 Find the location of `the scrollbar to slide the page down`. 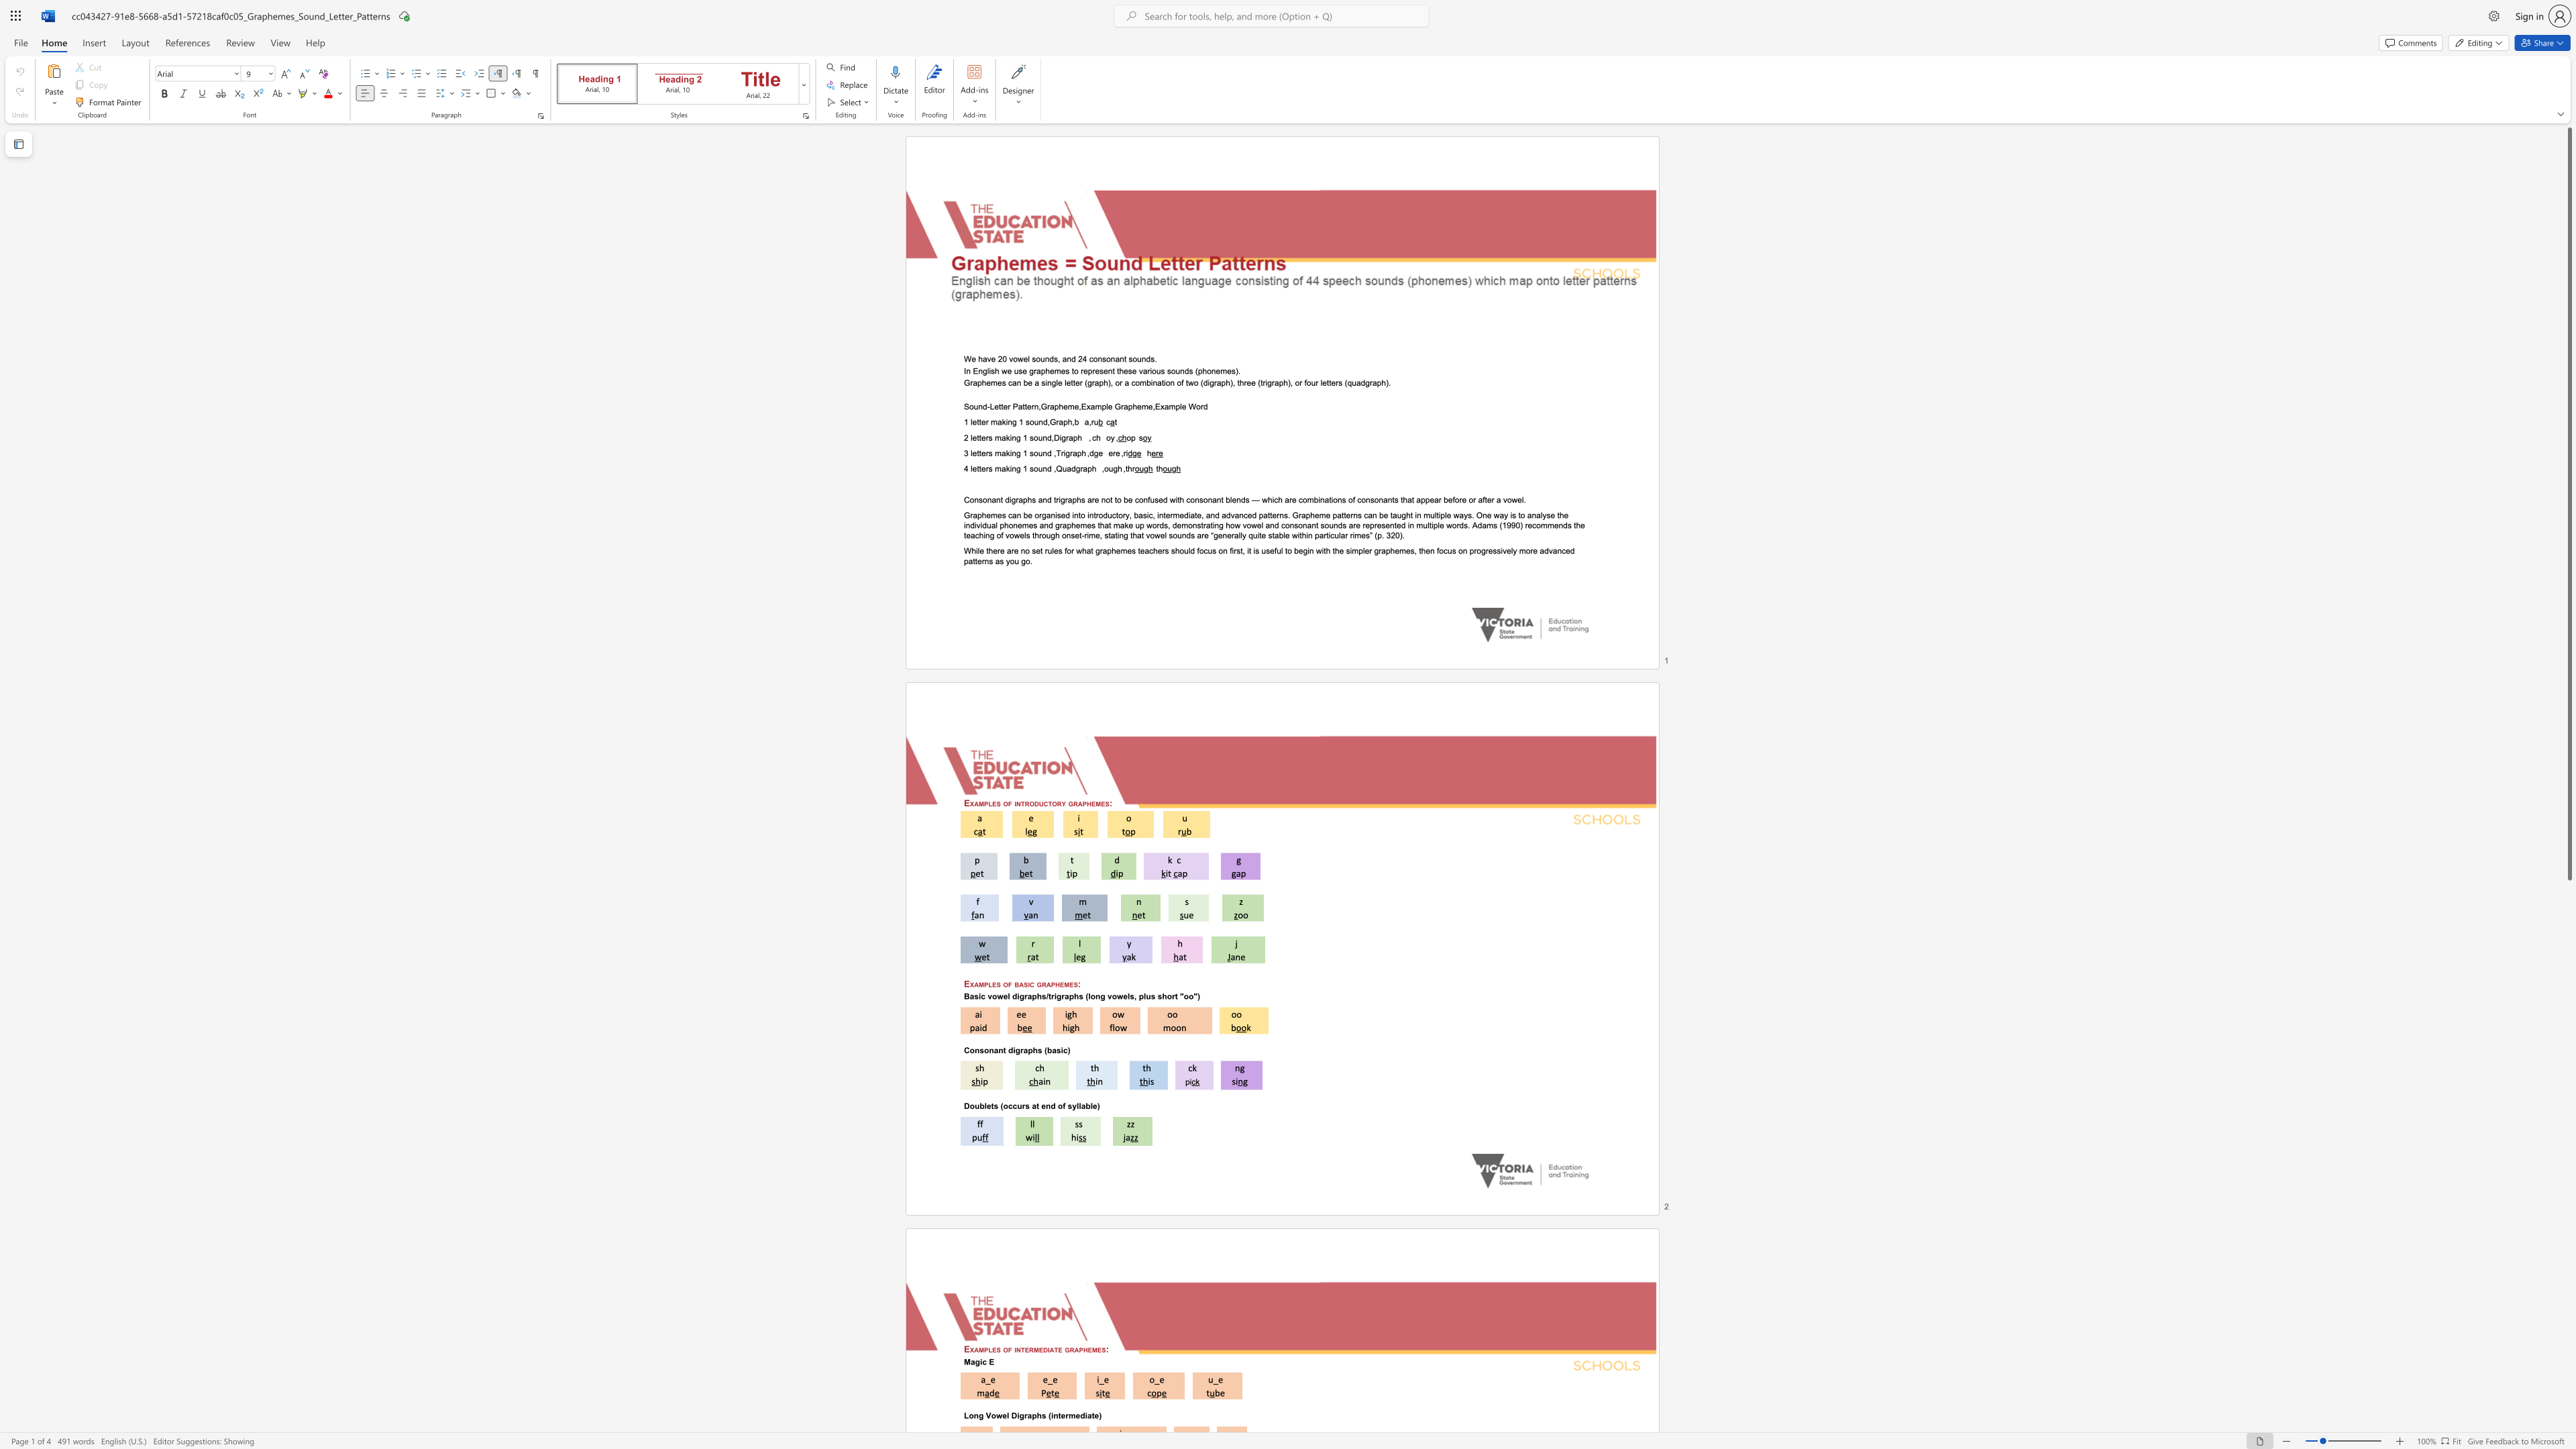

the scrollbar to slide the page down is located at coordinates (2568, 924).